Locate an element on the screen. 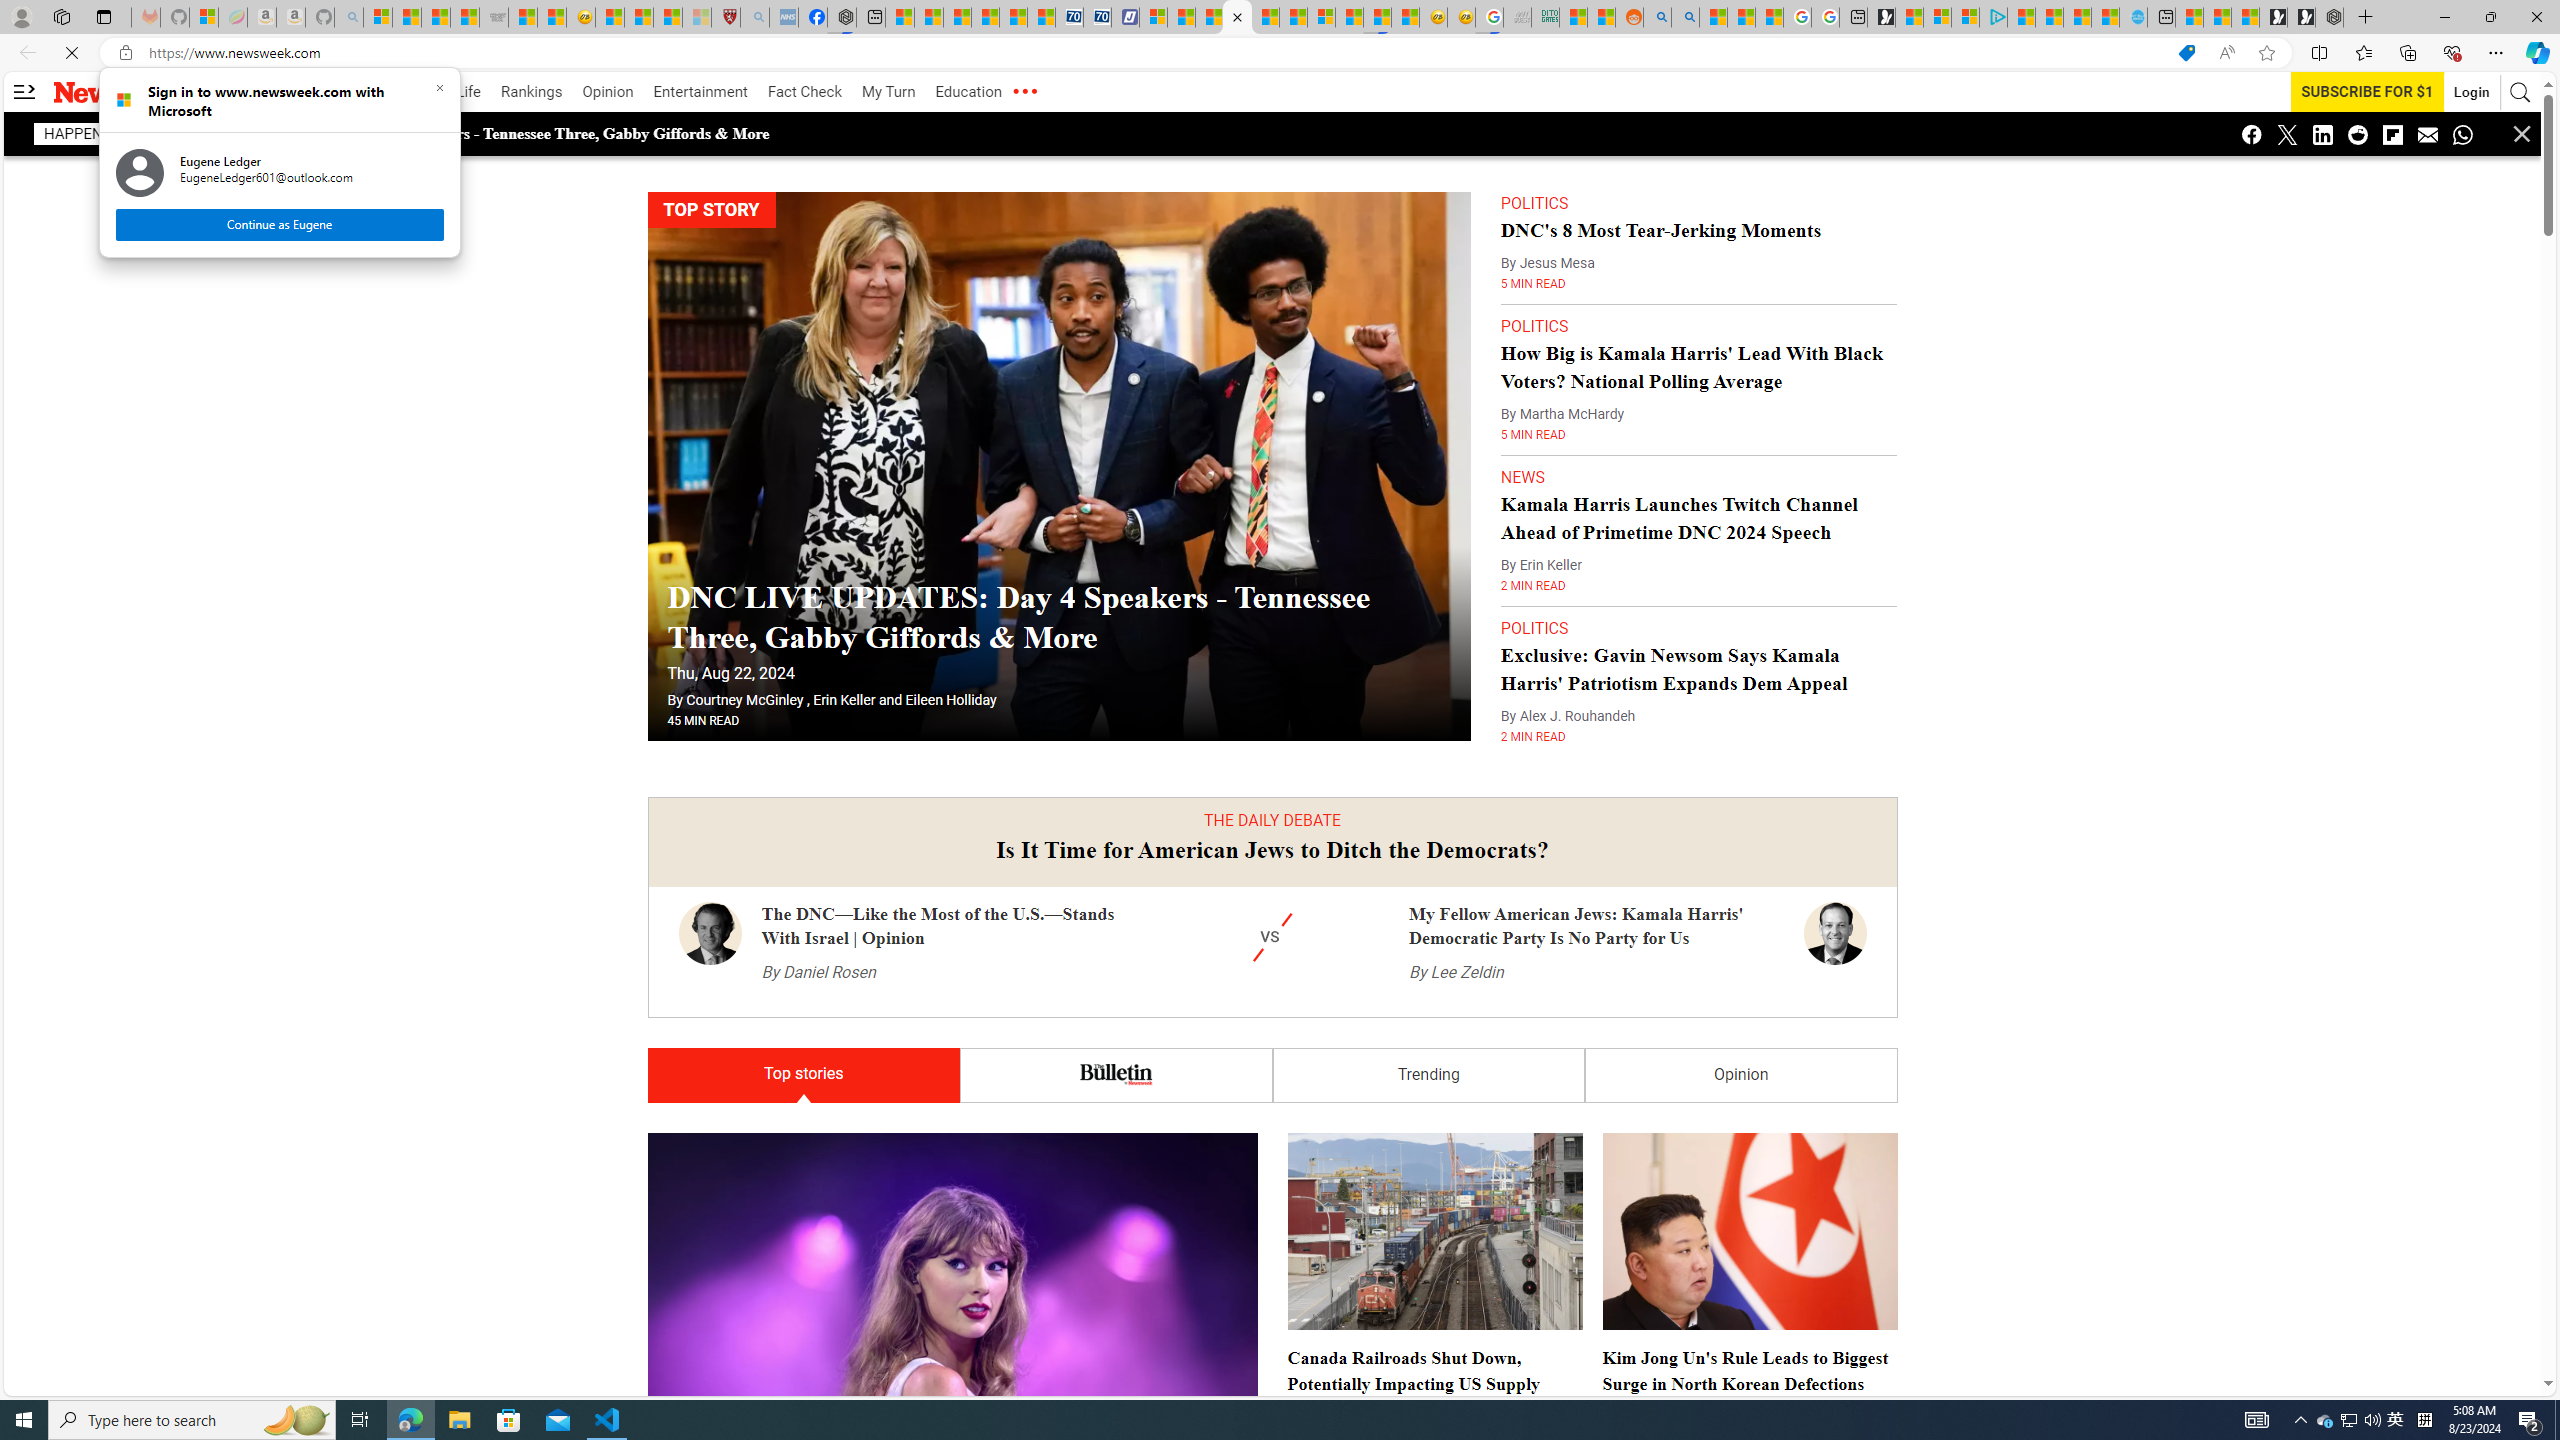  'Class: icon-twitter' is located at coordinates (2286, 133).